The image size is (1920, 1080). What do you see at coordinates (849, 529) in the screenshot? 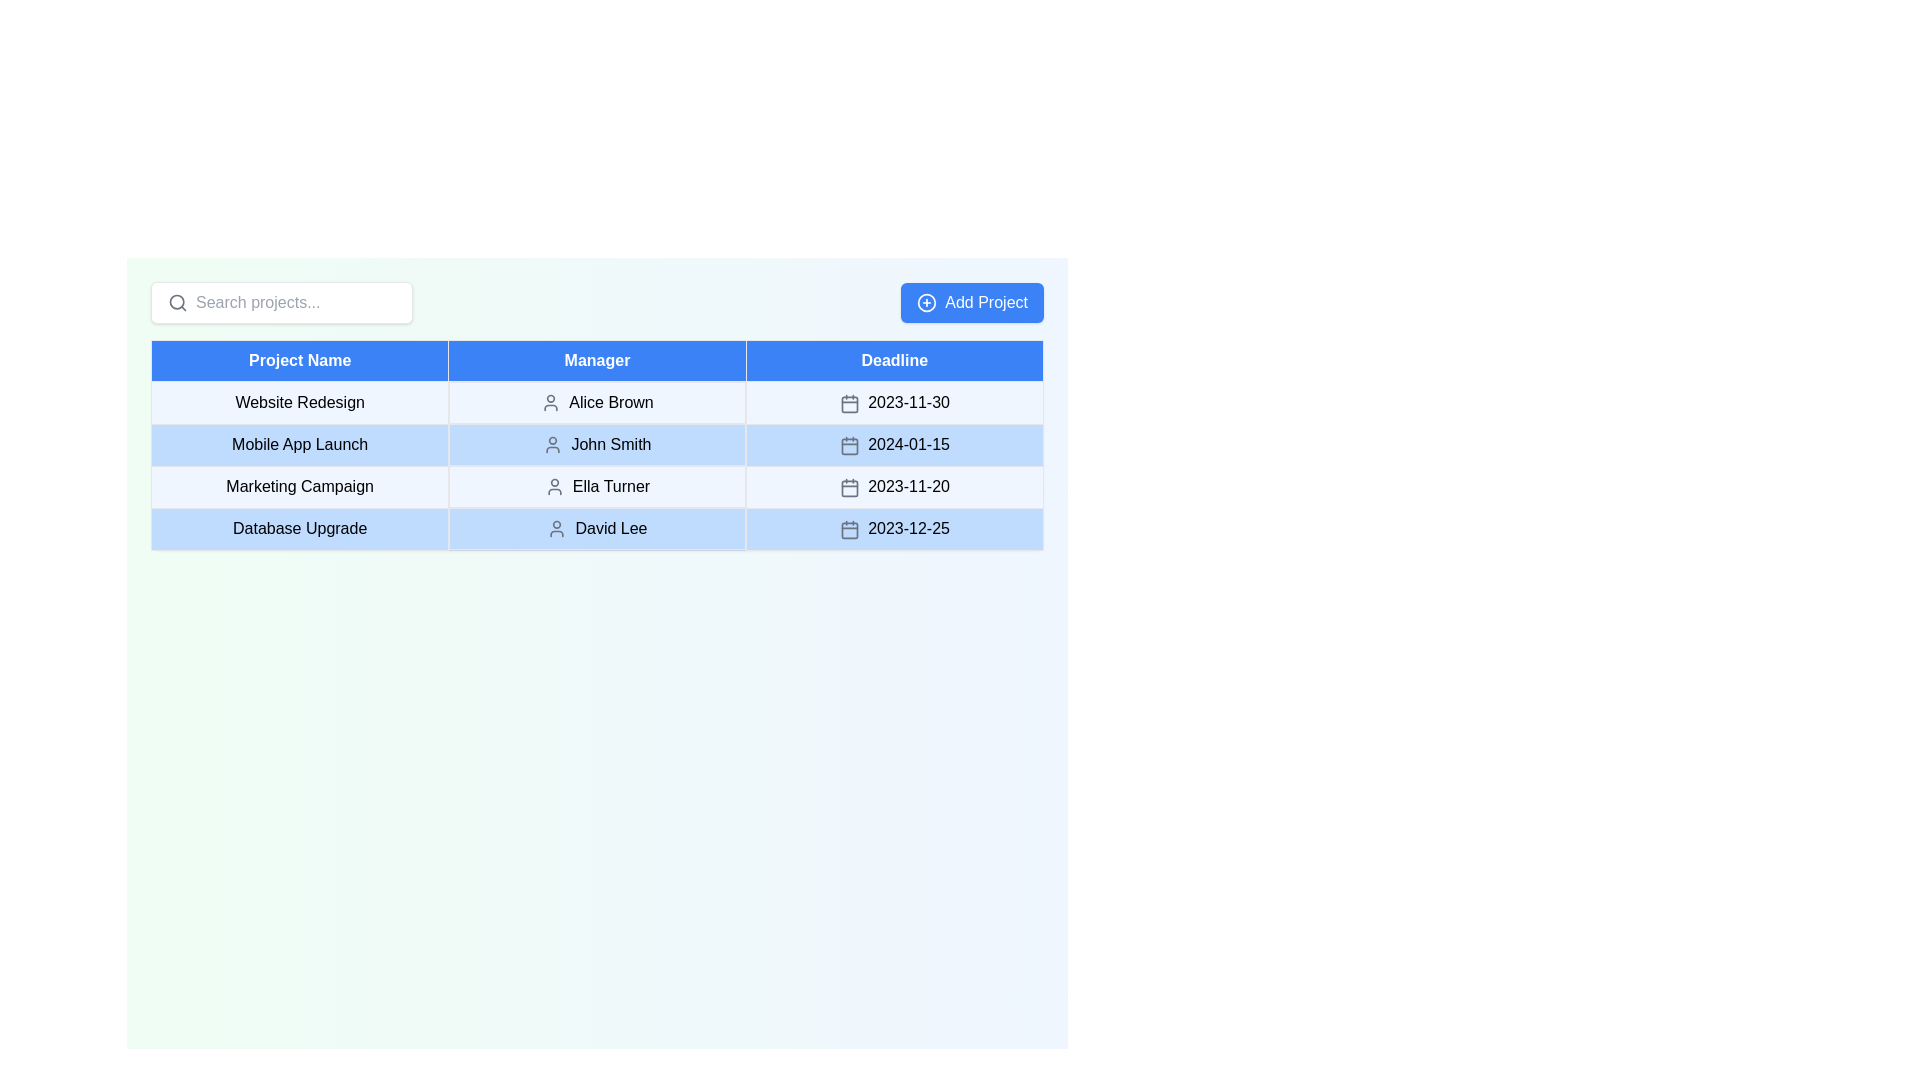
I see `the rectangular SVG graphic element that represents a date-related calendar symbol, located in the 'Deadline' column of the bottom-most row of the table` at bounding box center [849, 529].